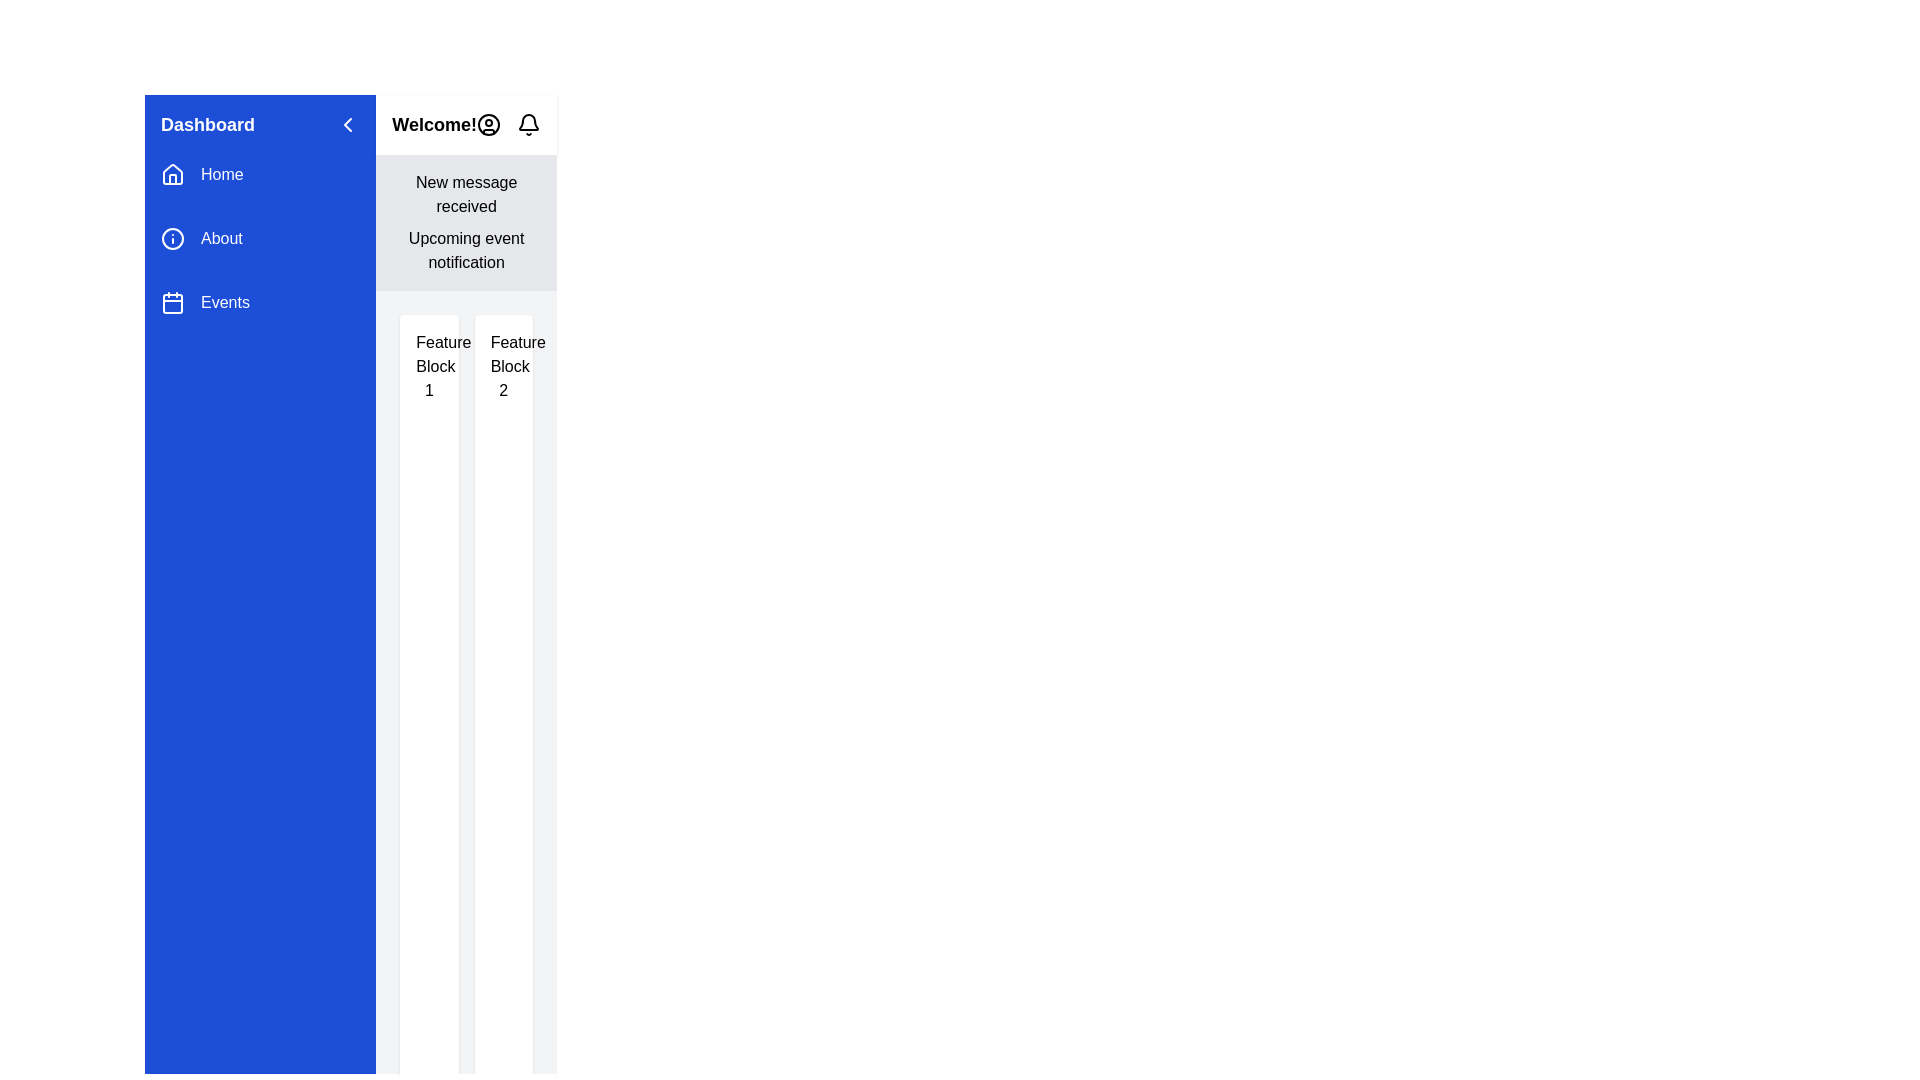 The image size is (1920, 1080). Describe the element at coordinates (172, 303) in the screenshot. I see `the 'Events' icon in the vertical navigation menu on the left-hand side` at that location.